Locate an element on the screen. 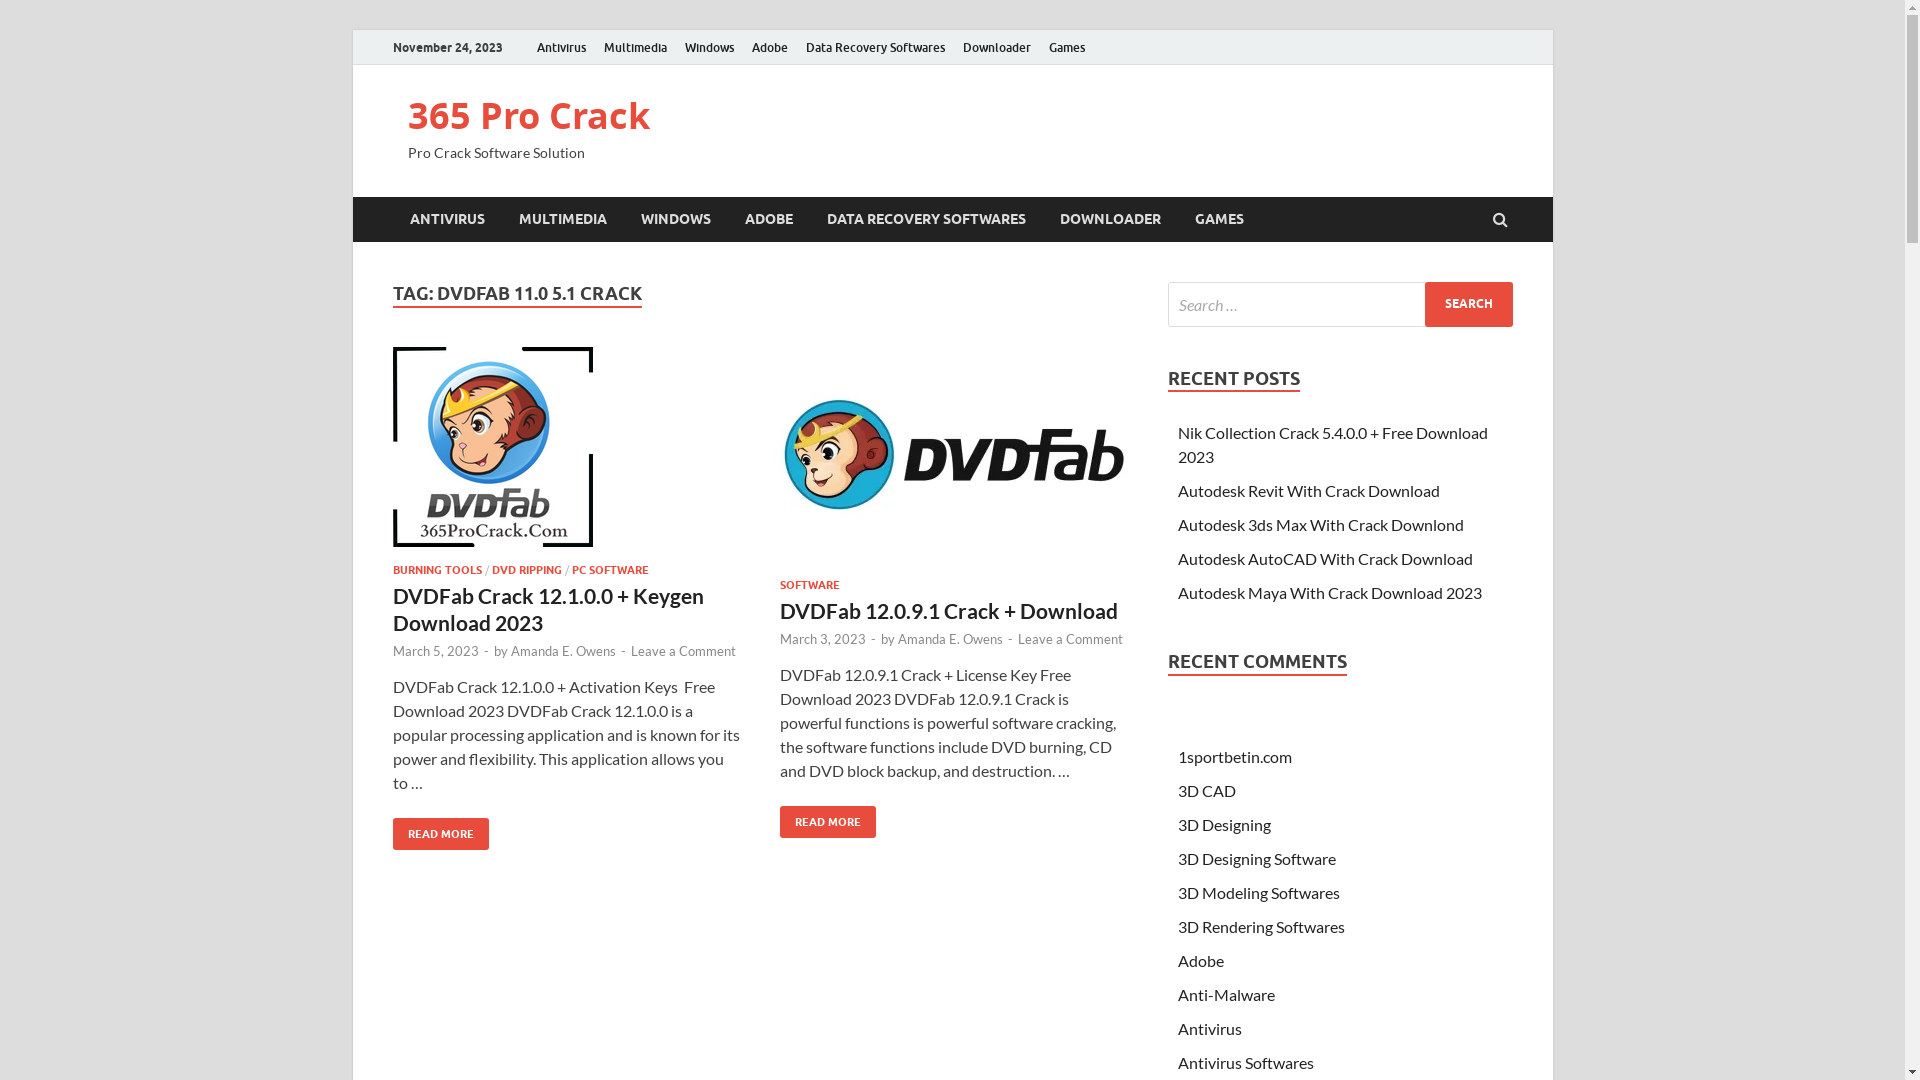 This screenshot has width=1920, height=1080. '365 Pro Crack' is located at coordinates (528, 115).